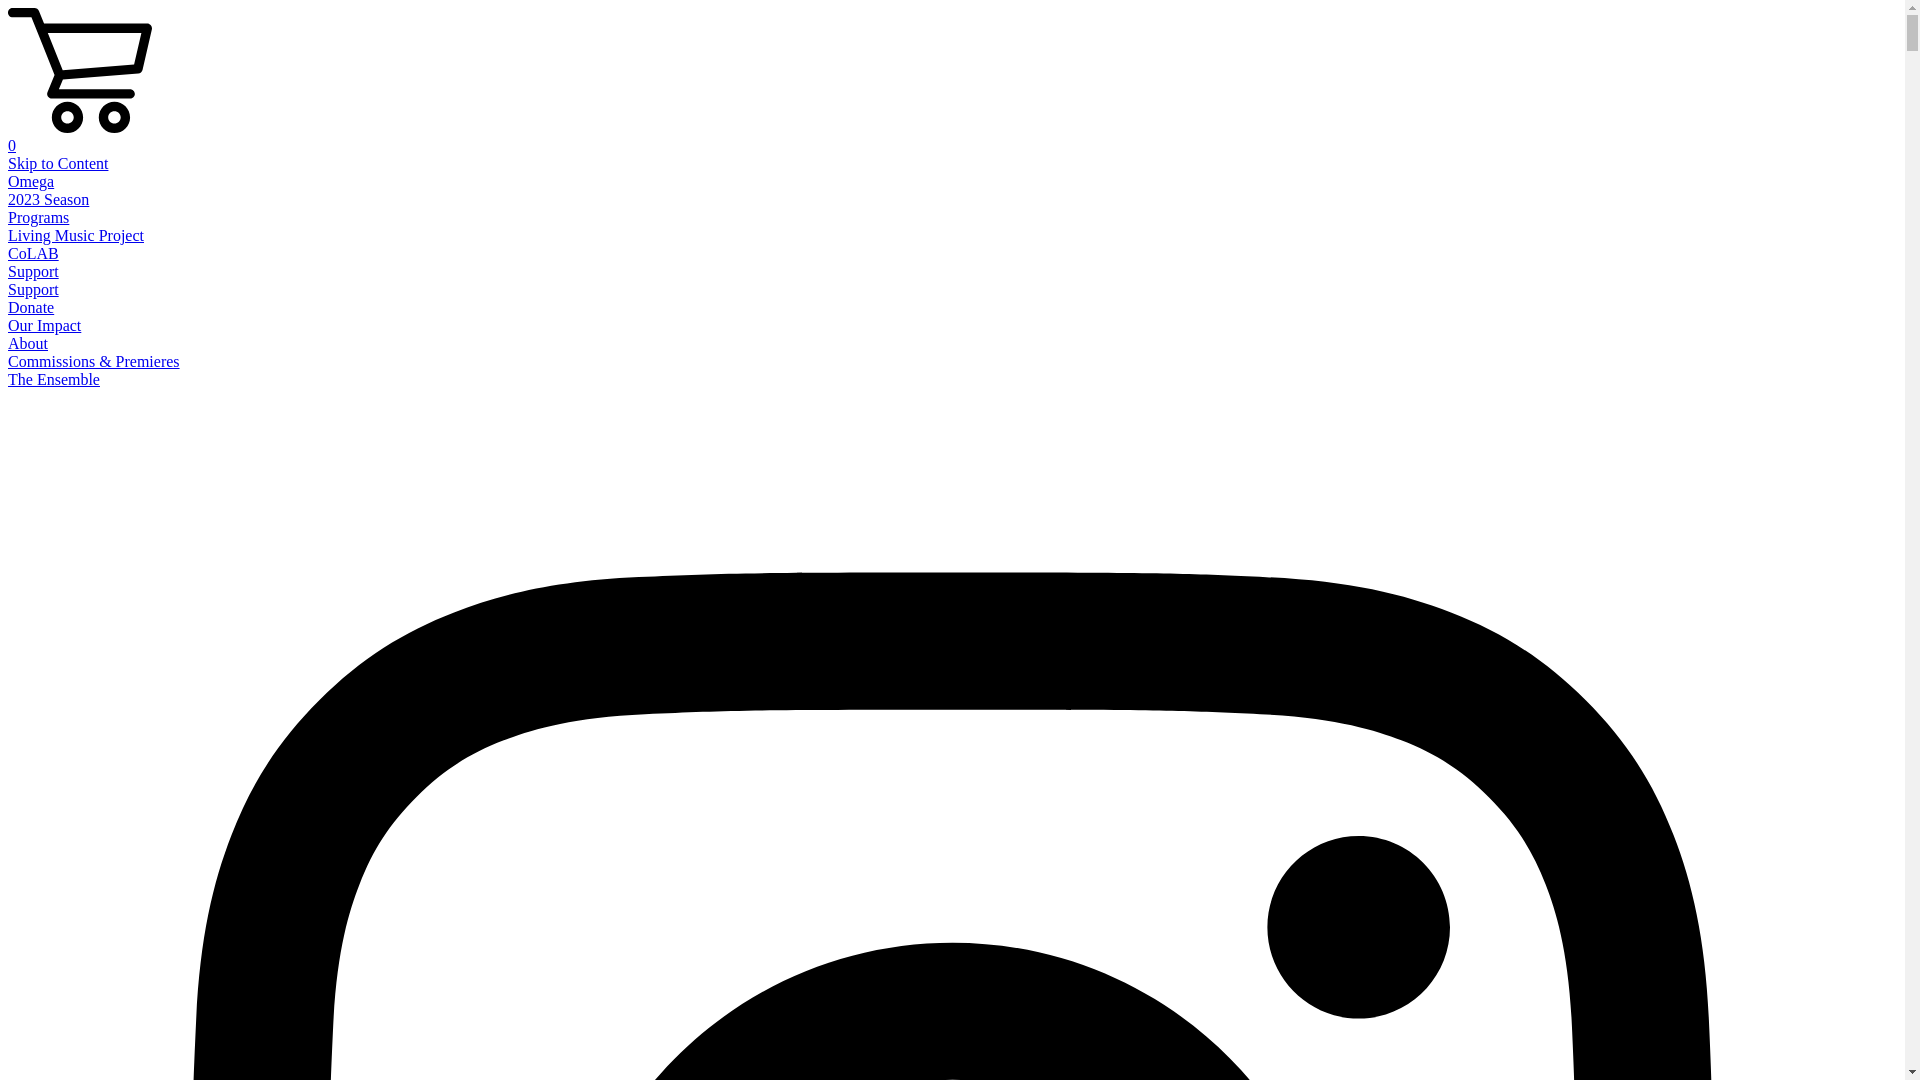 Image resolution: width=1920 pixels, height=1080 pixels. I want to click on 'CoLAB', so click(33, 252).